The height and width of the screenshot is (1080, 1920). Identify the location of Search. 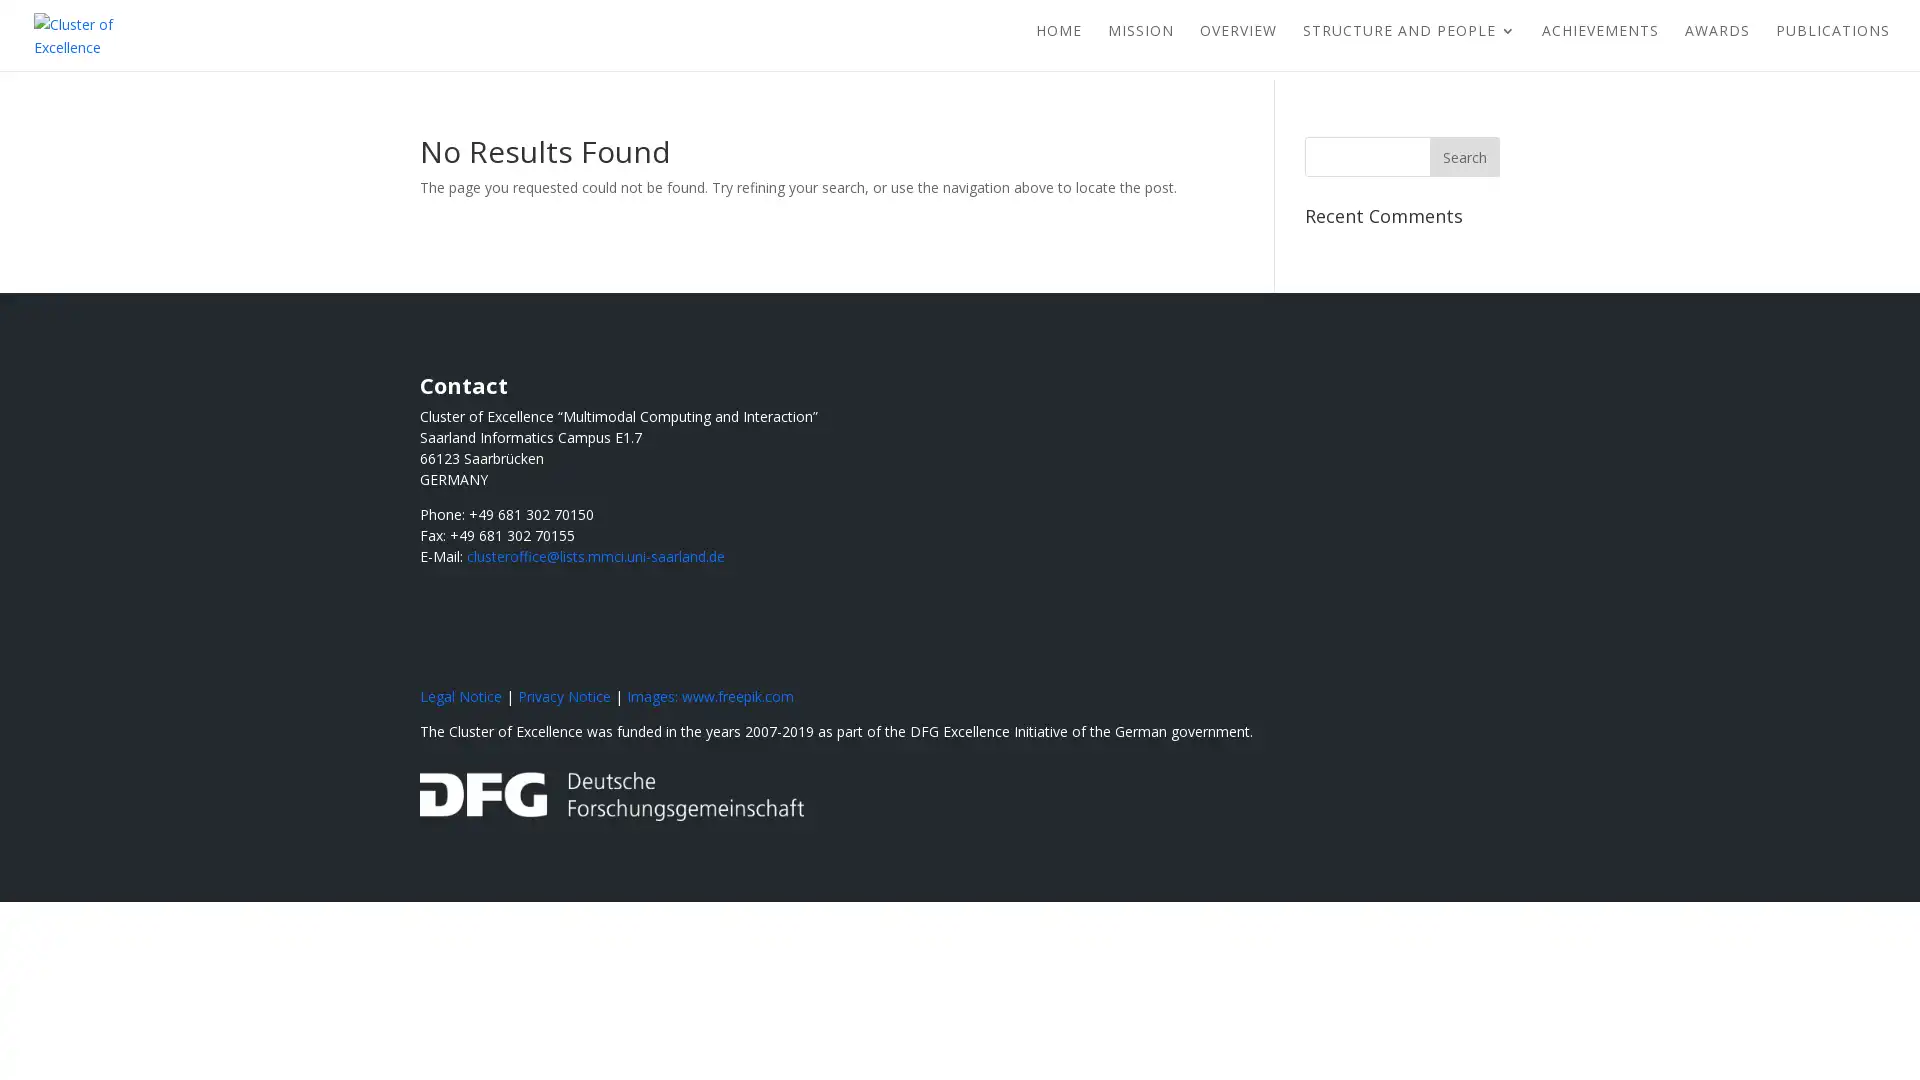
(1464, 150).